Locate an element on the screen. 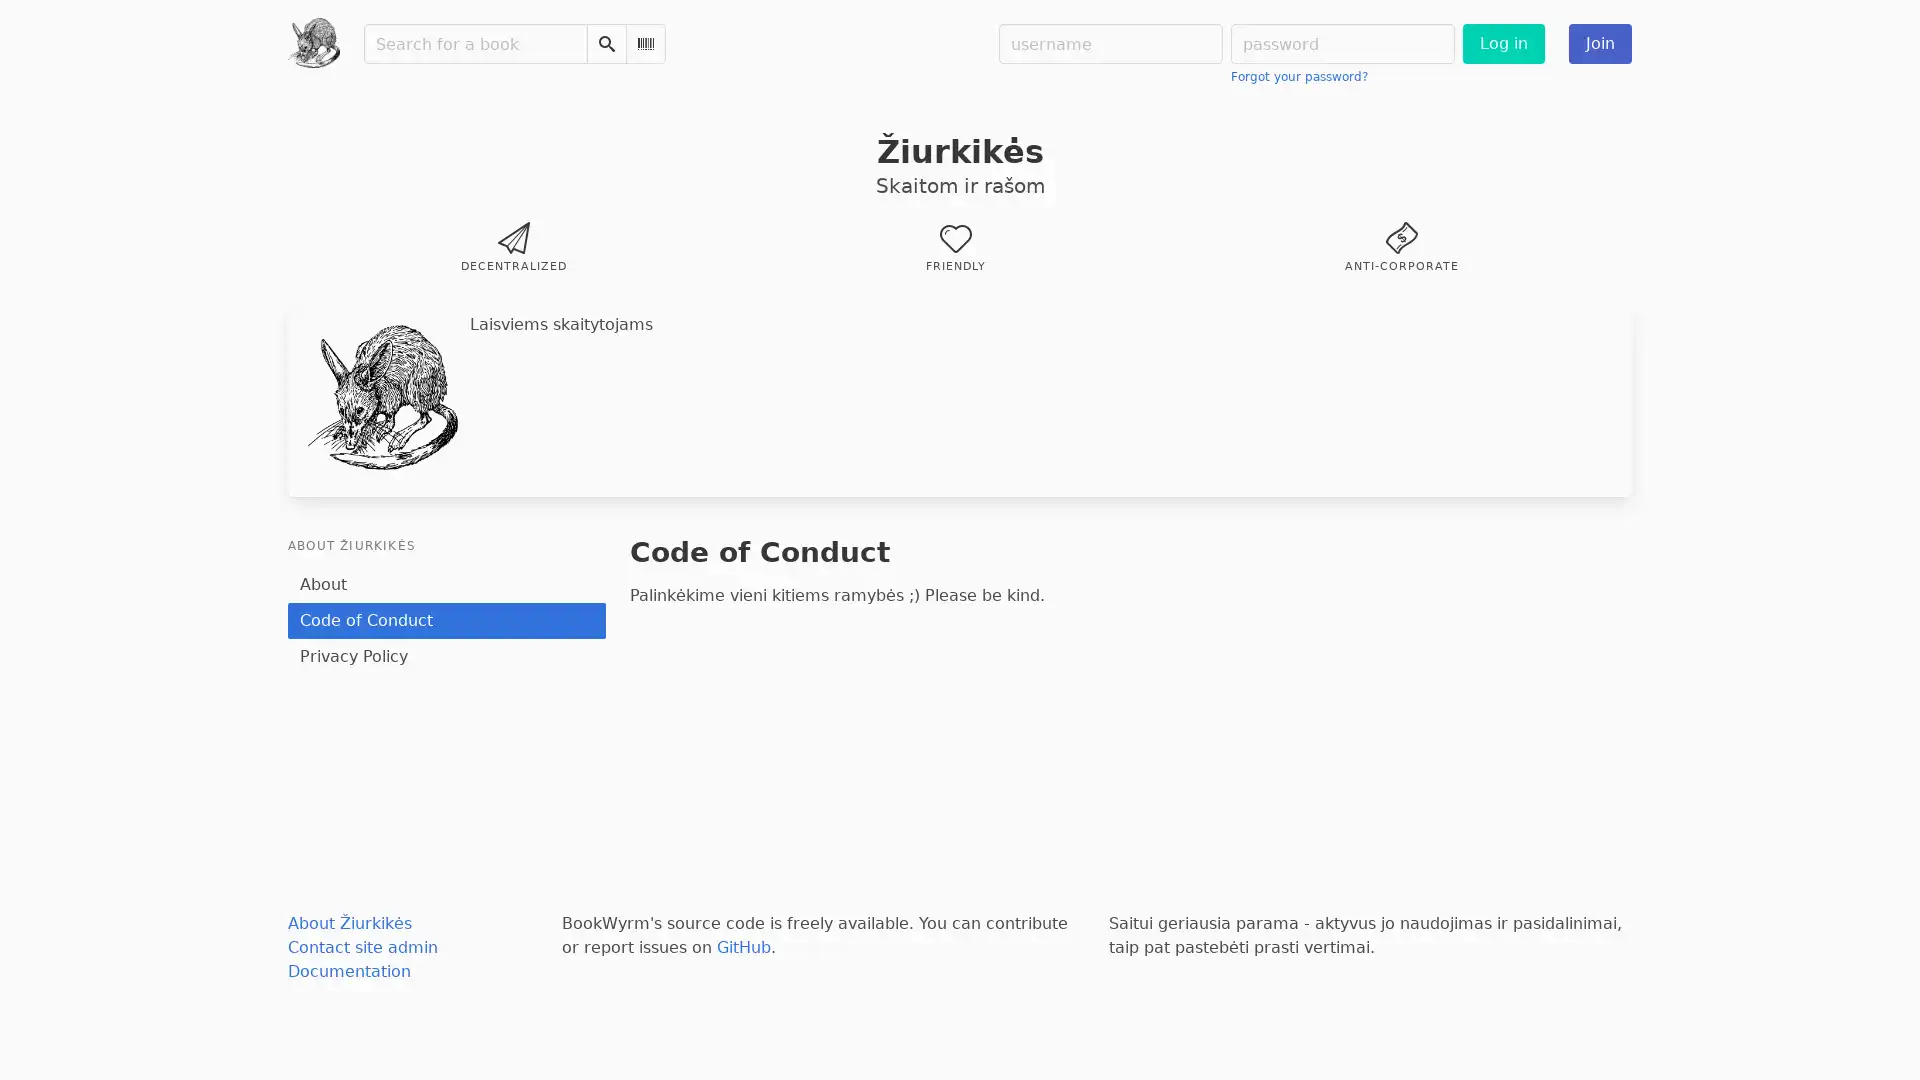 Image resolution: width=1920 pixels, height=1080 pixels. Scan Barcode is located at coordinates (644, 43).